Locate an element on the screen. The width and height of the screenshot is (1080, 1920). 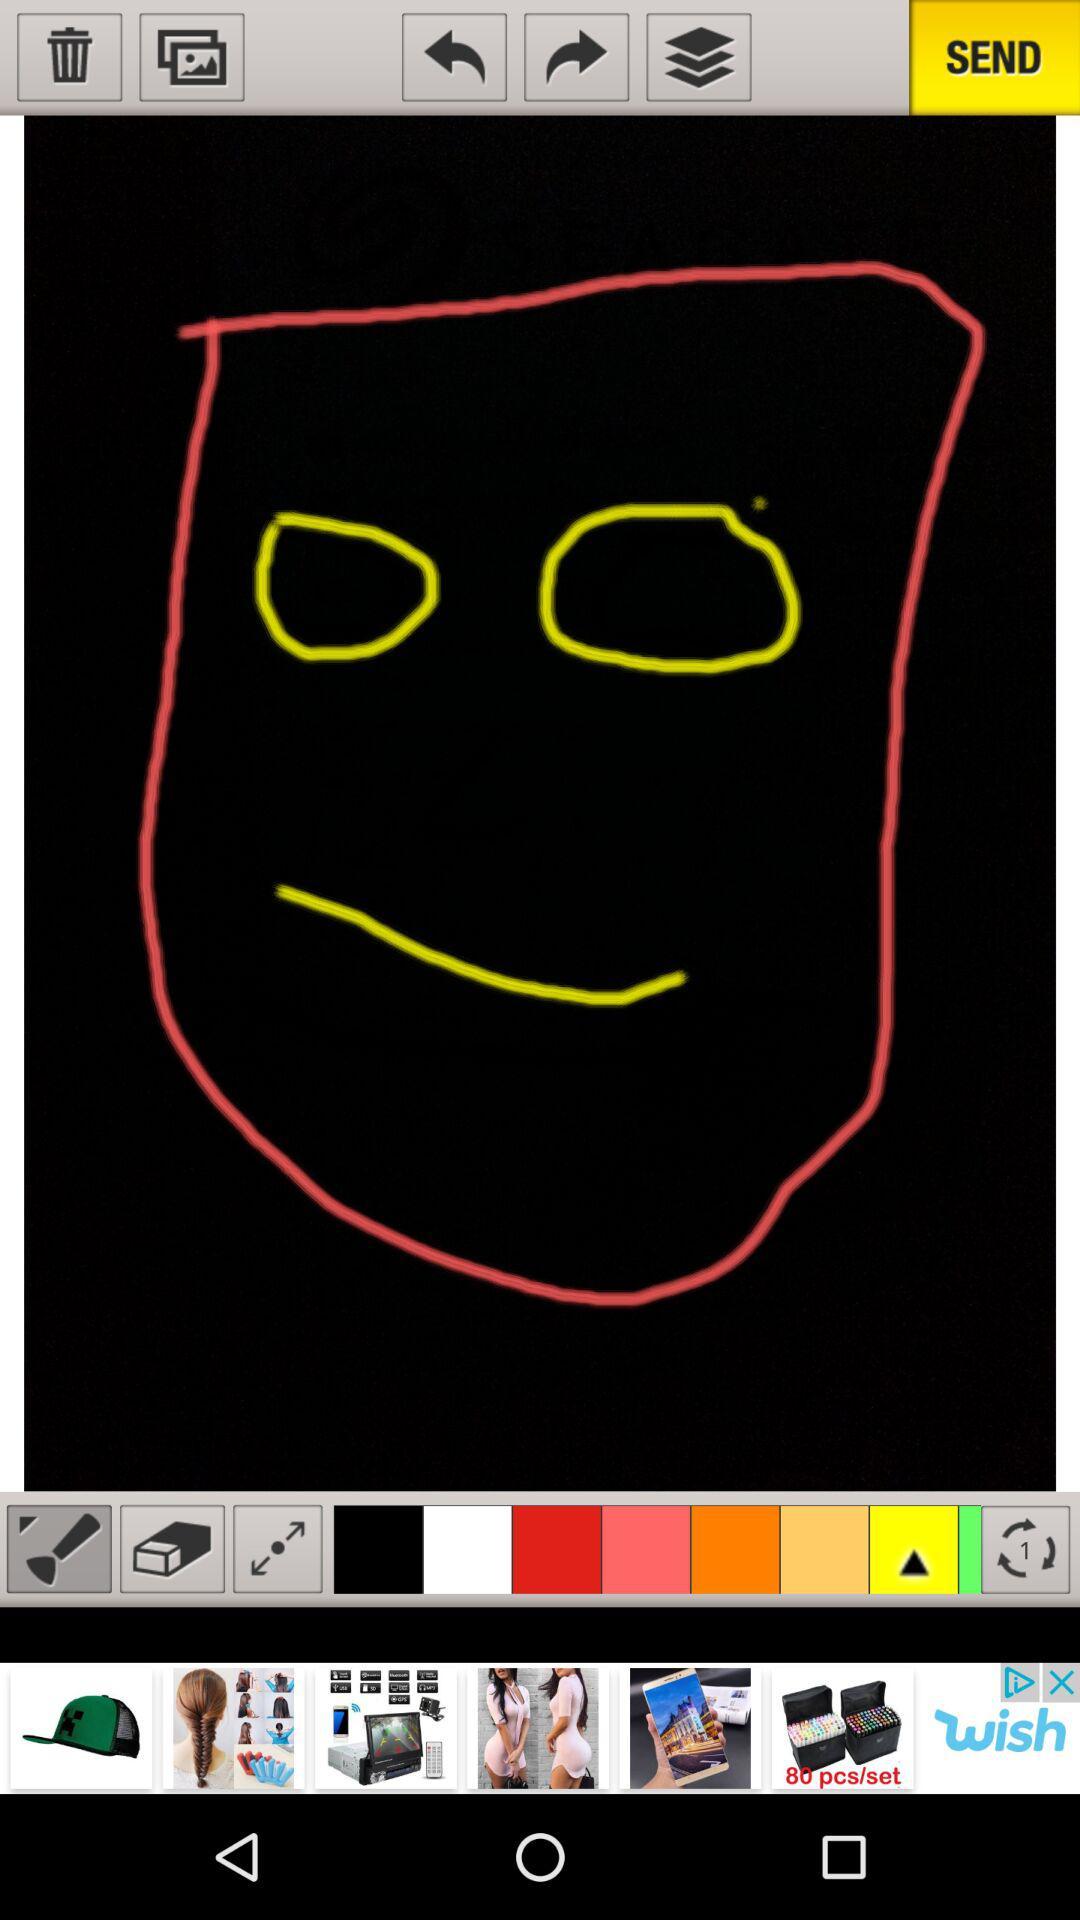
select is located at coordinates (68, 57).